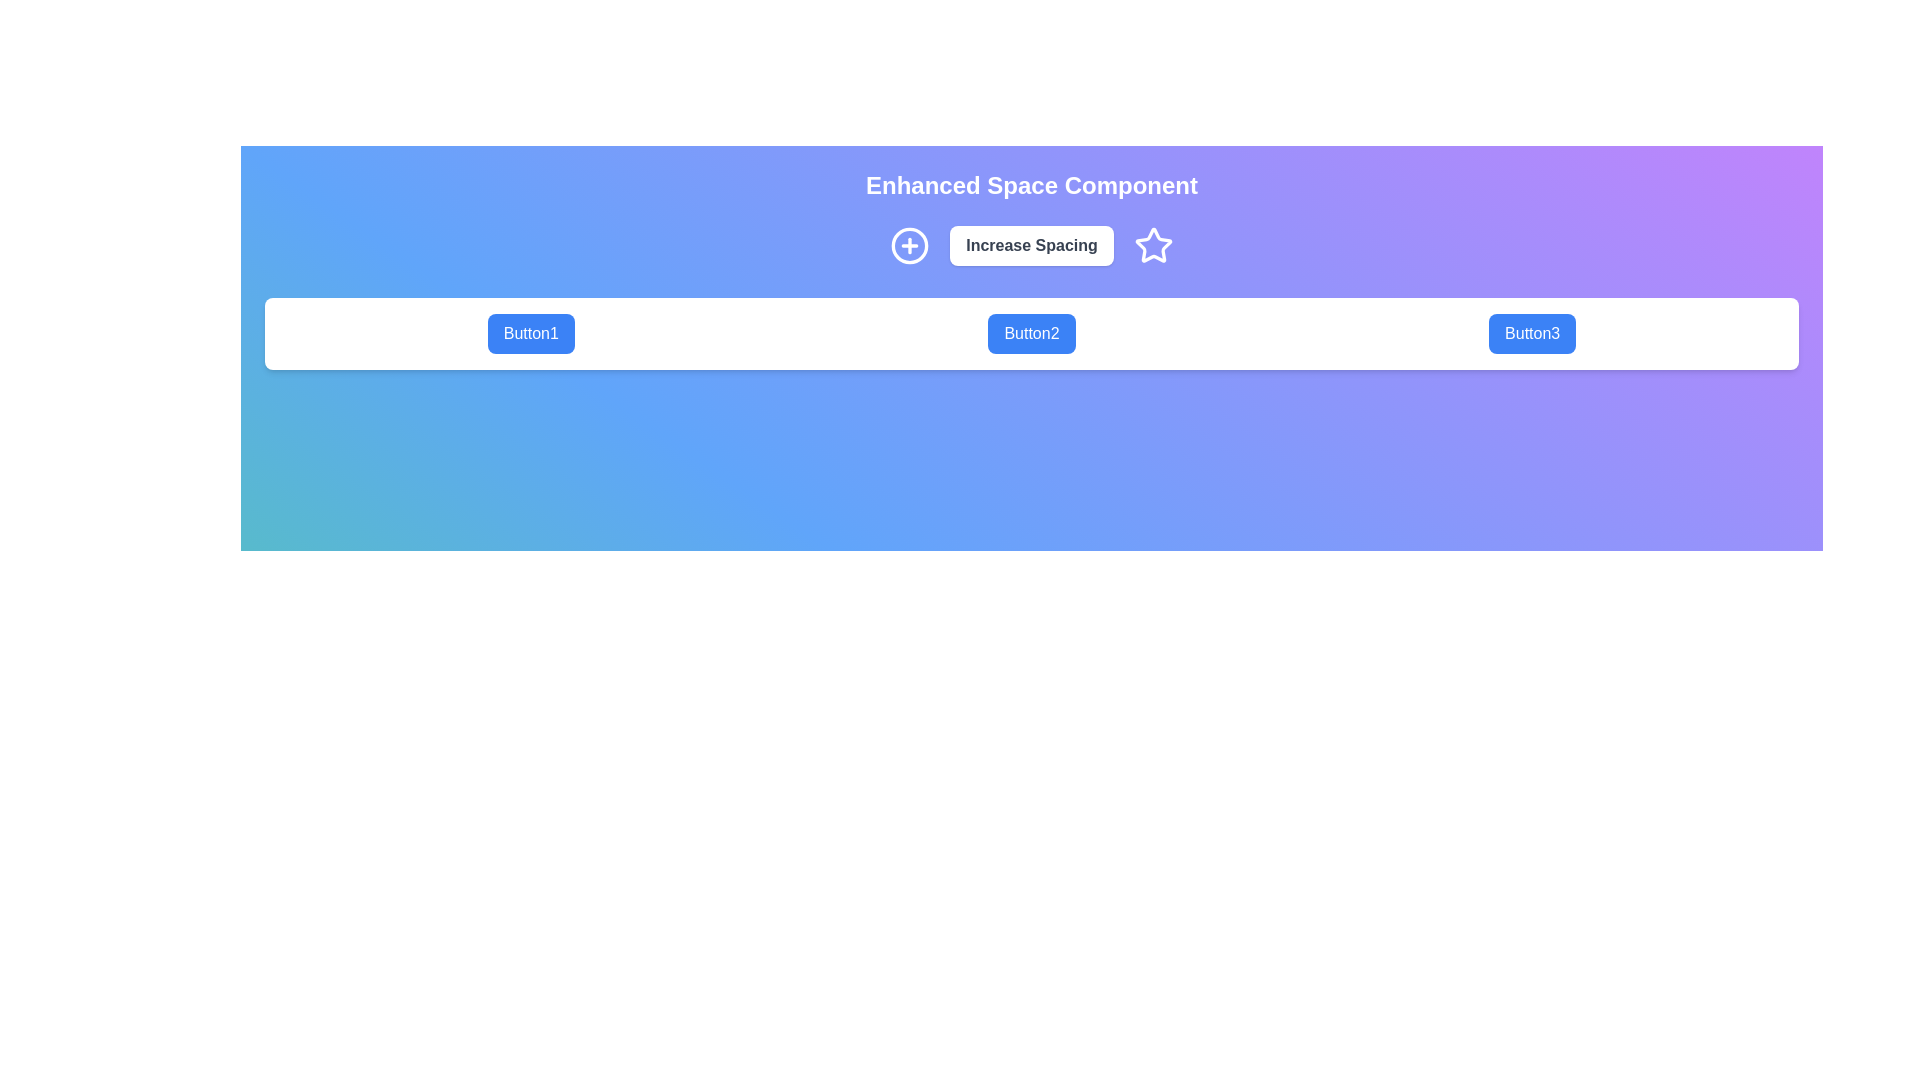 The image size is (1920, 1080). I want to click on the 'Increase Spacing' button, which is a rectangular button with rounded corners, white background, and dark gray bold text, so click(1032, 245).